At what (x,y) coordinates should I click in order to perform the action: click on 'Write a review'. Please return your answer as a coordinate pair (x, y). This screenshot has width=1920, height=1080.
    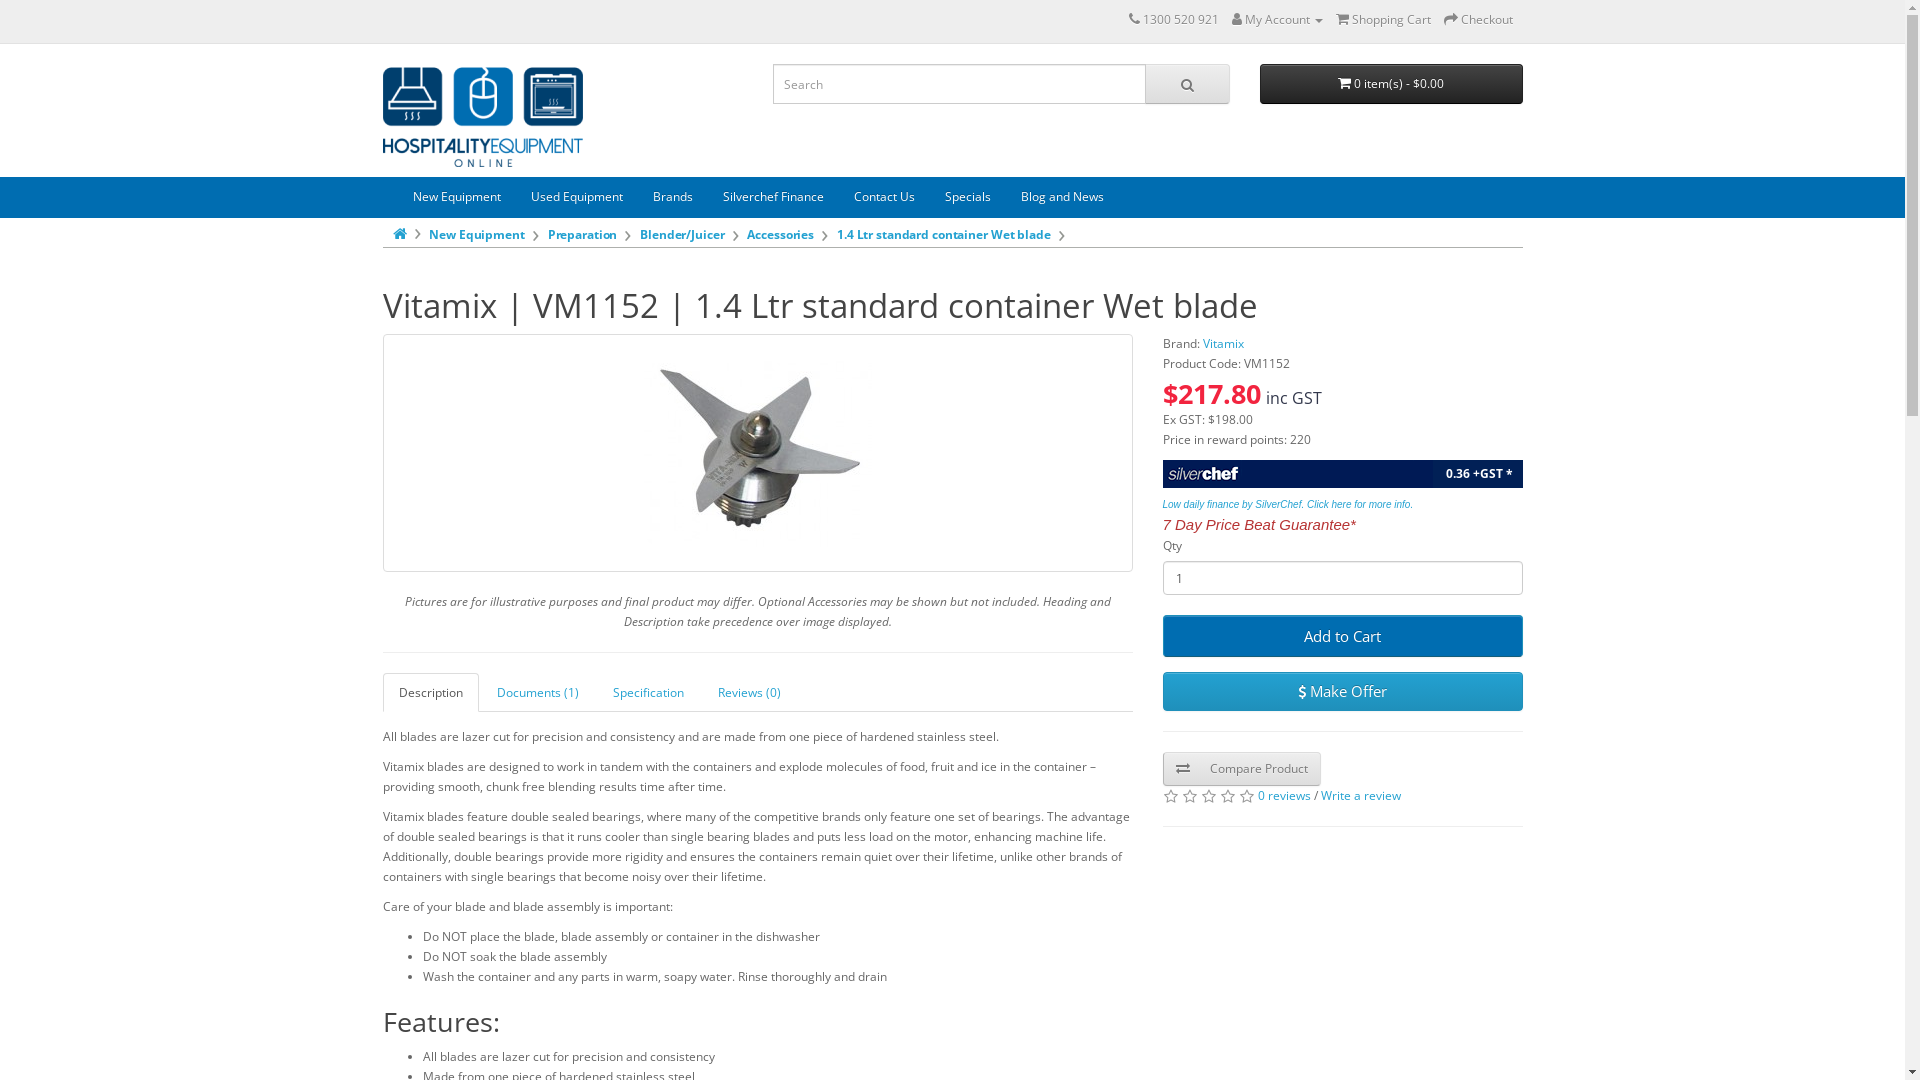
    Looking at the image, I should click on (1359, 794).